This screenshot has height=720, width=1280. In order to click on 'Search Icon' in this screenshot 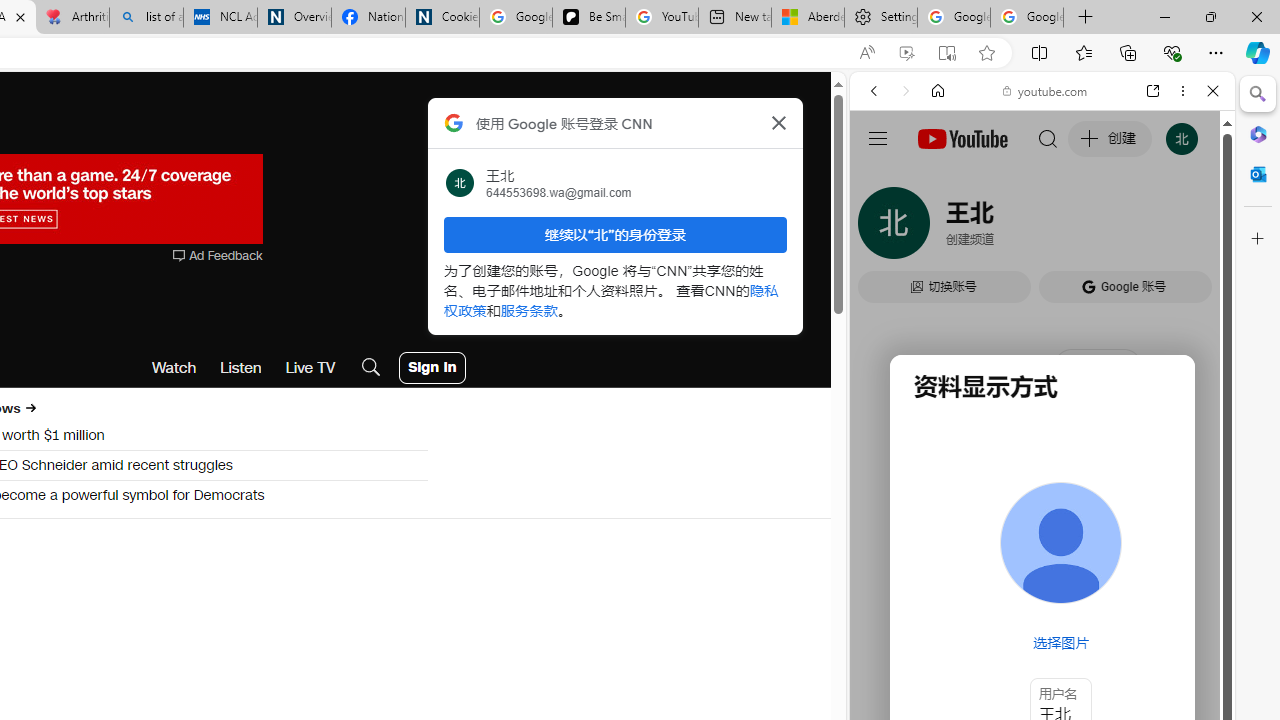, I will do `click(371, 367)`.